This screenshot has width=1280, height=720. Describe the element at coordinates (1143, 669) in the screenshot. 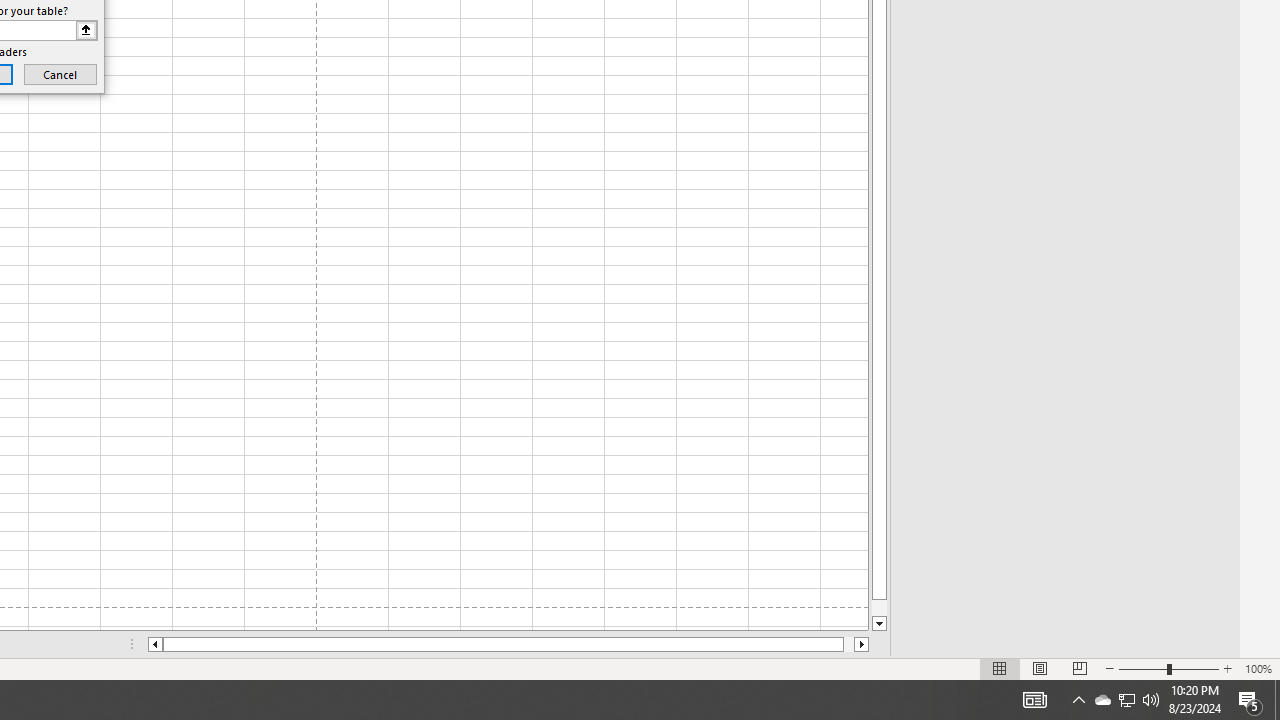

I see `'Zoom Out'` at that location.